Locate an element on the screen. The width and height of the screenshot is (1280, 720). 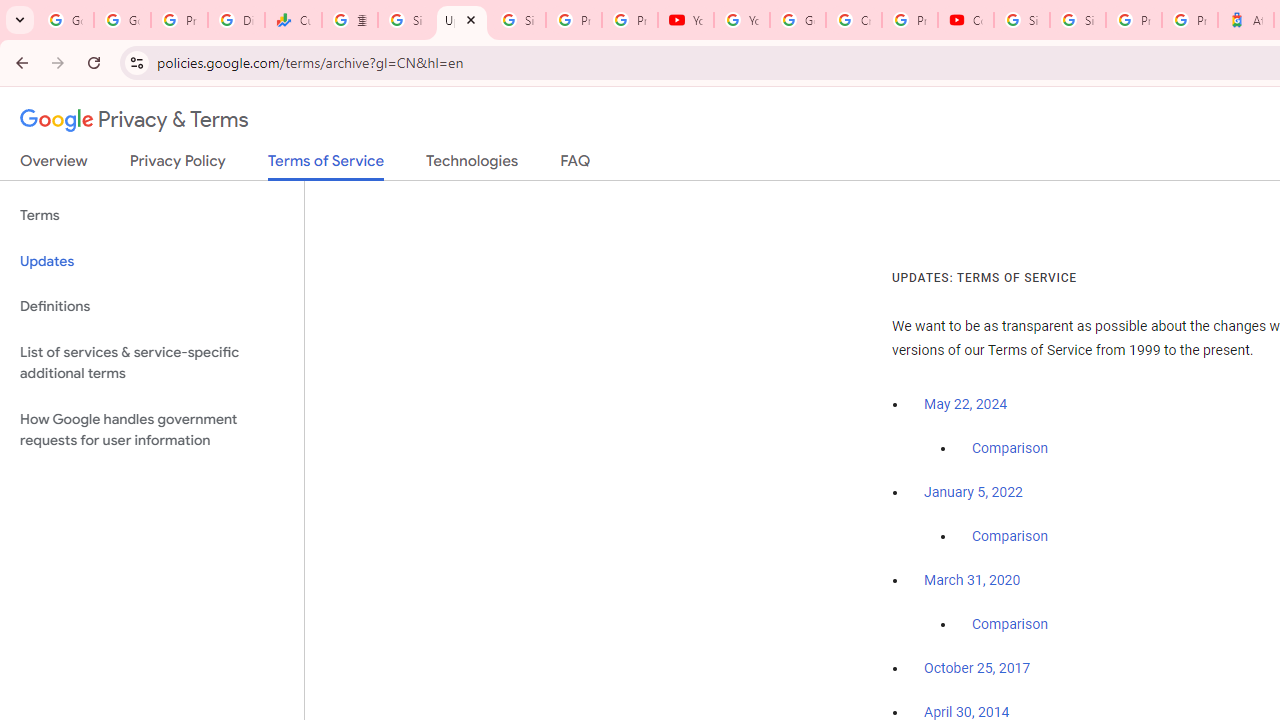
'March 31, 2020' is located at coordinates (972, 580).